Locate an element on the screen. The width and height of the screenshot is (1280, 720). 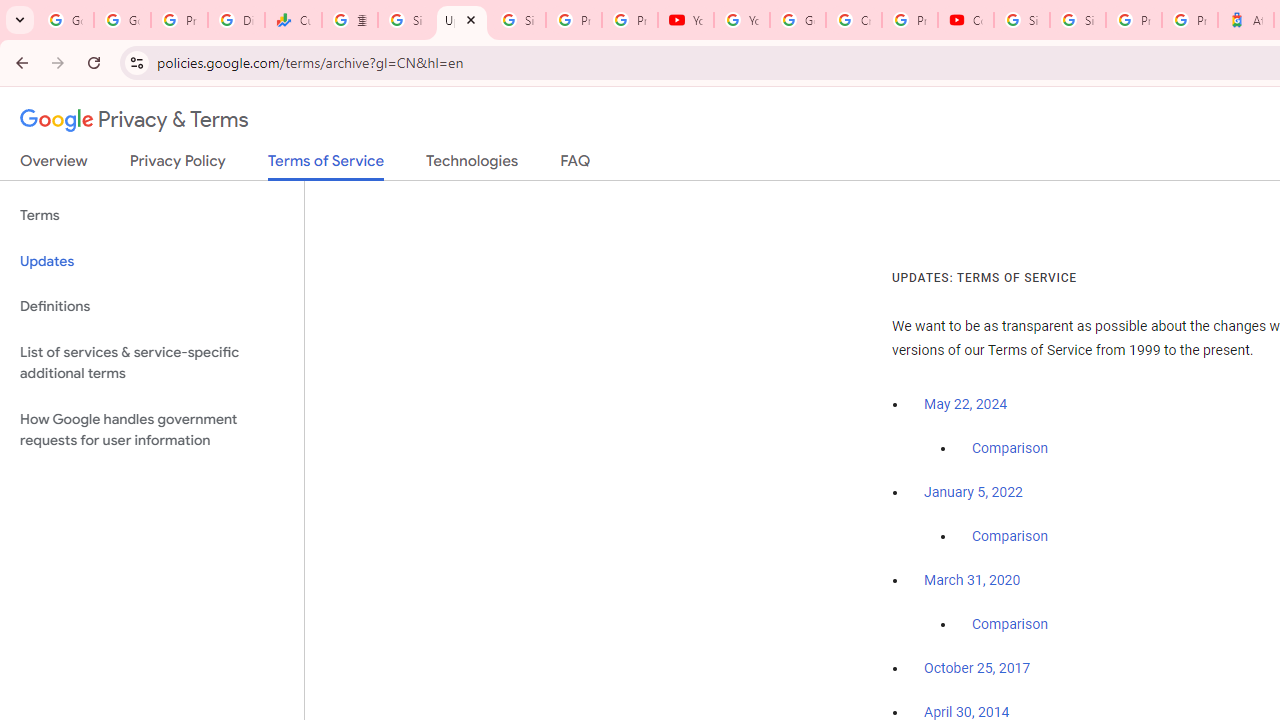
'March 31, 2020' is located at coordinates (972, 580).